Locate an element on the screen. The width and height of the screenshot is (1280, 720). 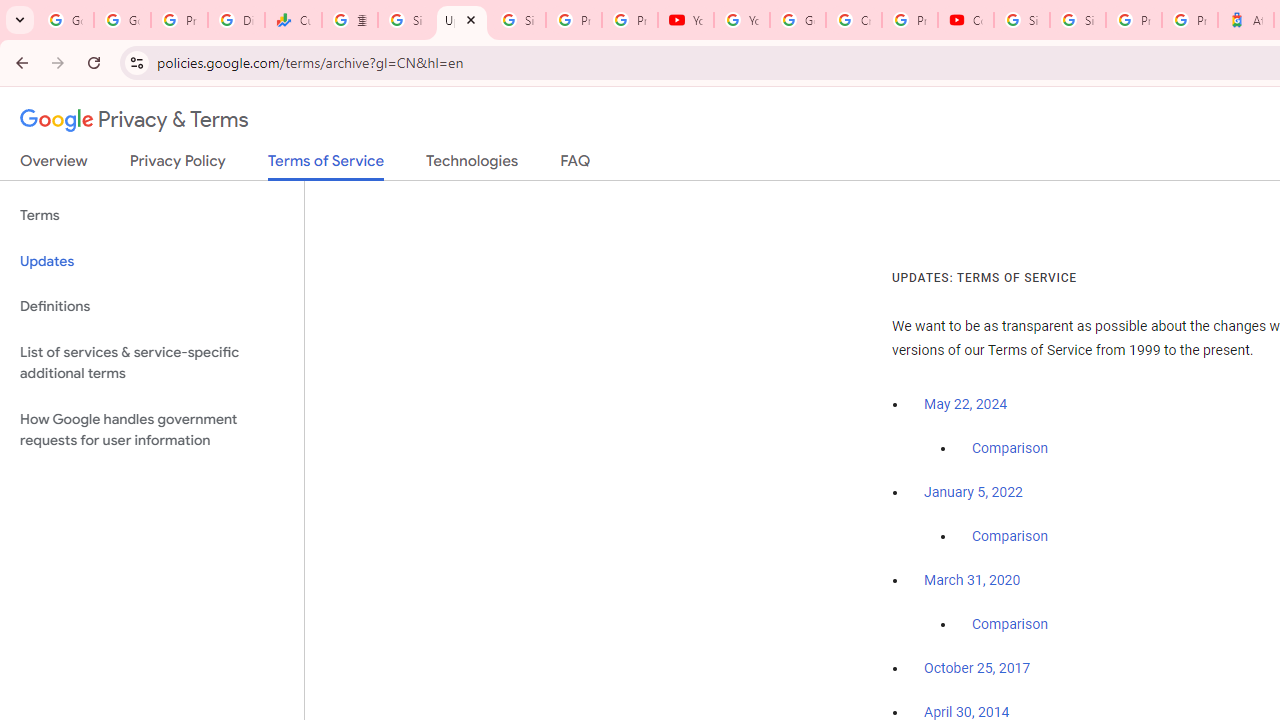
'March 31, 2020' is located at coordinates (972, 580).